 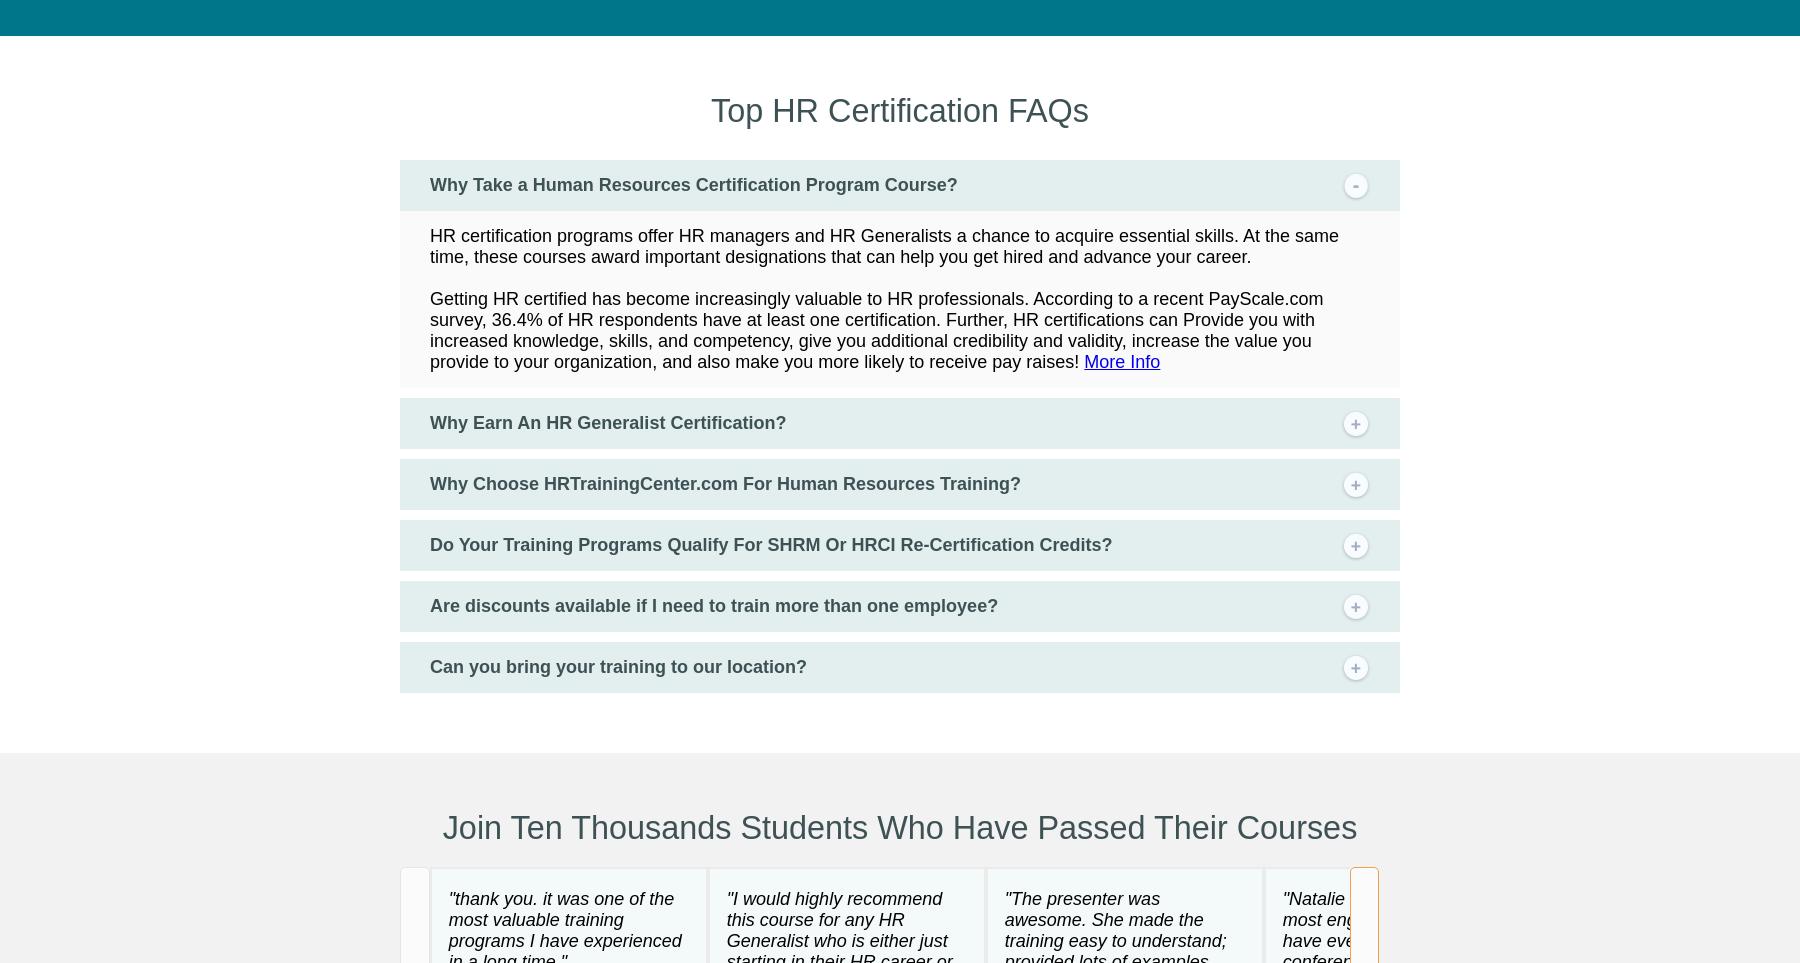 I want to click on 'Why Take a Human Resources Certification Program Course?', so click(x=430, y=183).